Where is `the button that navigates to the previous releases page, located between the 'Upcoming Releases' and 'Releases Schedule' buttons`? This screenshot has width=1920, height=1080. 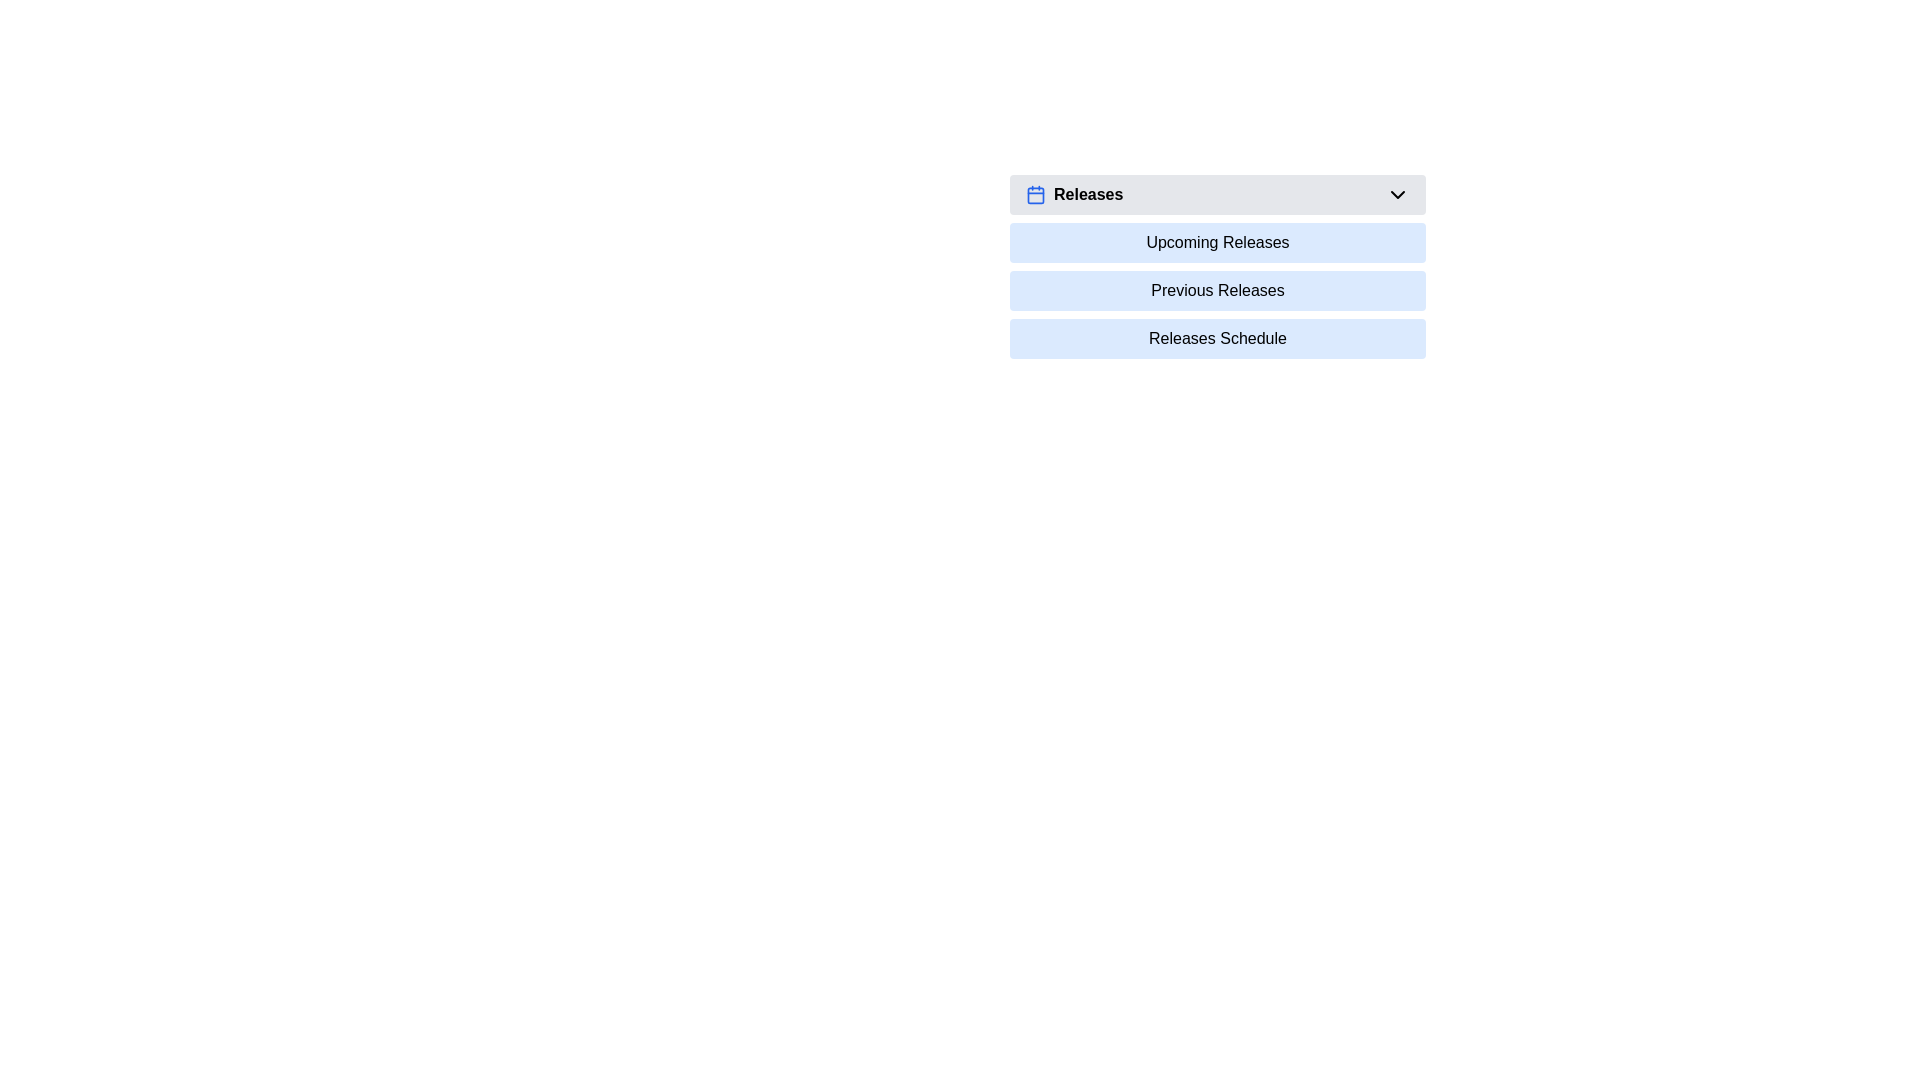
the button that navigates to the previous releases page, located between the 'Upcoming Releases' and 'Releases Schedule' buttons is located at coordinates (1217, 290).